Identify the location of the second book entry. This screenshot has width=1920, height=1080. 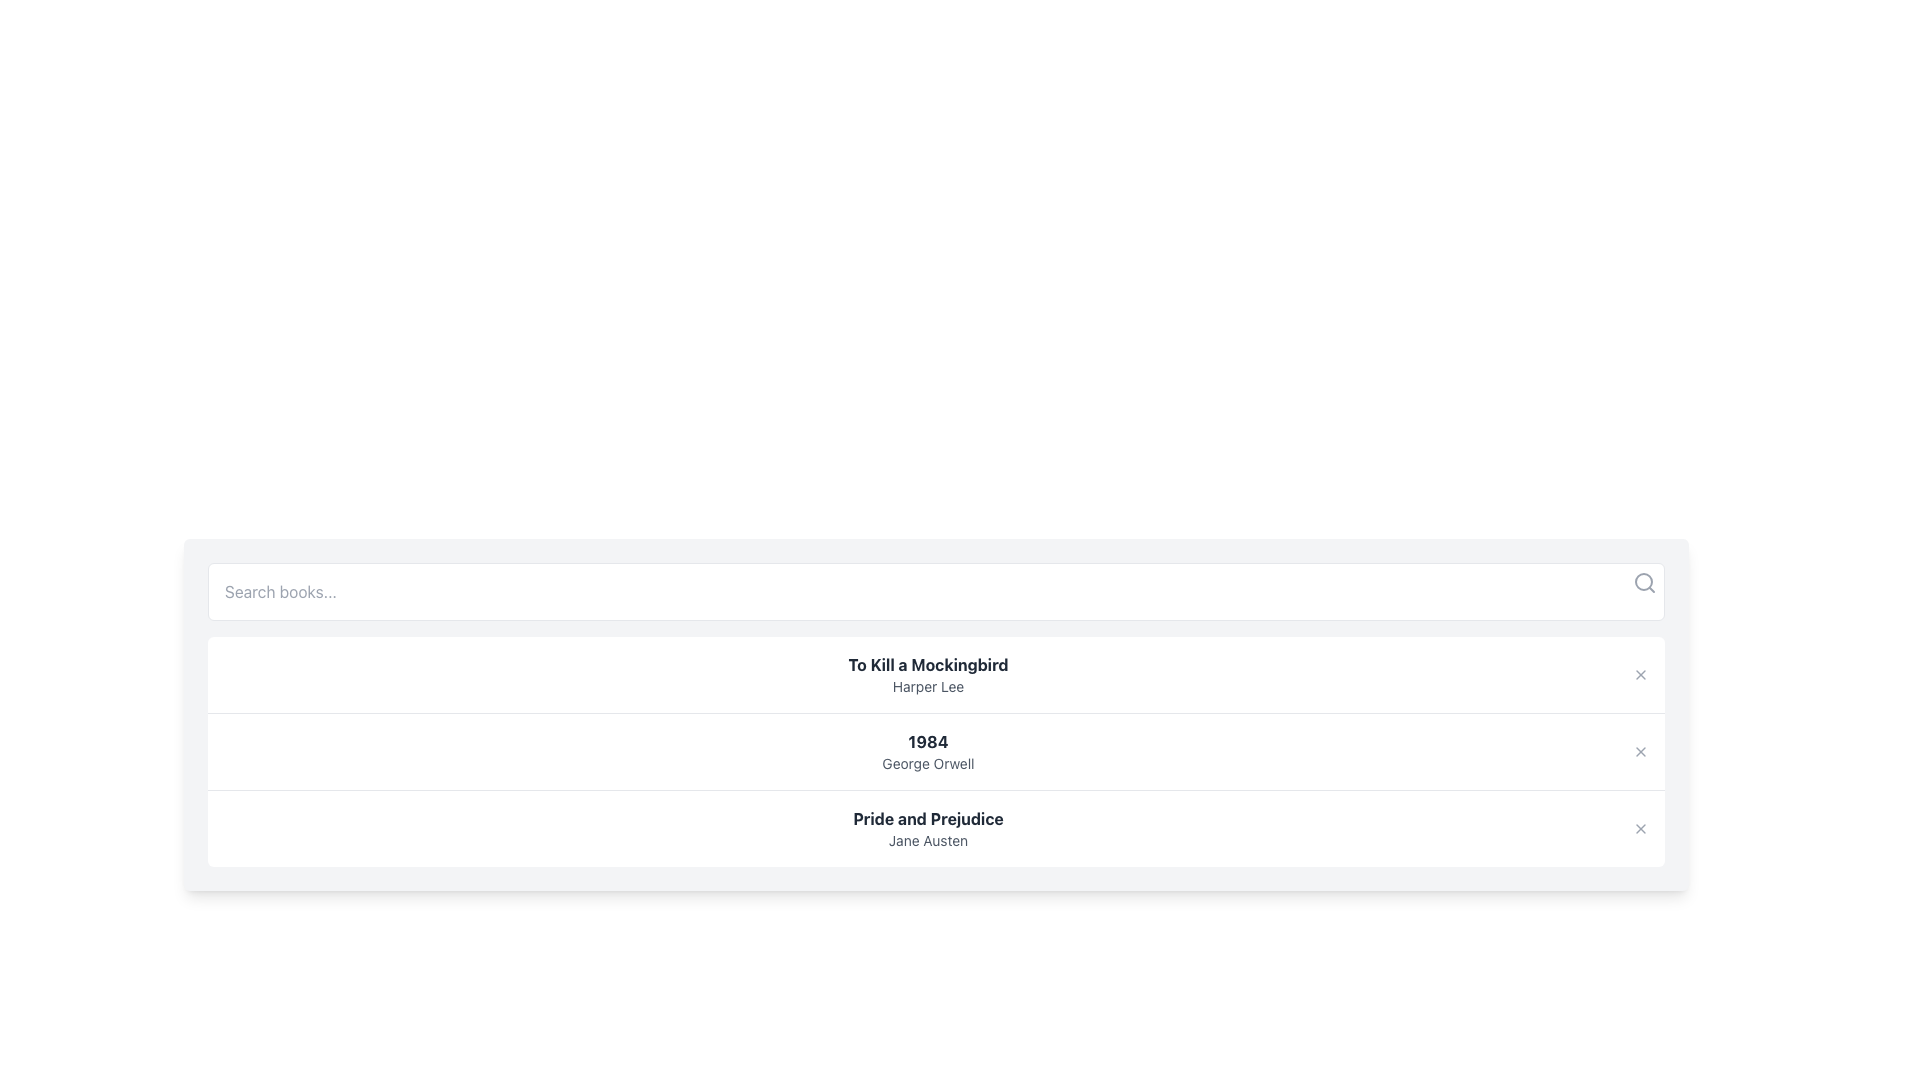
(935, 751).